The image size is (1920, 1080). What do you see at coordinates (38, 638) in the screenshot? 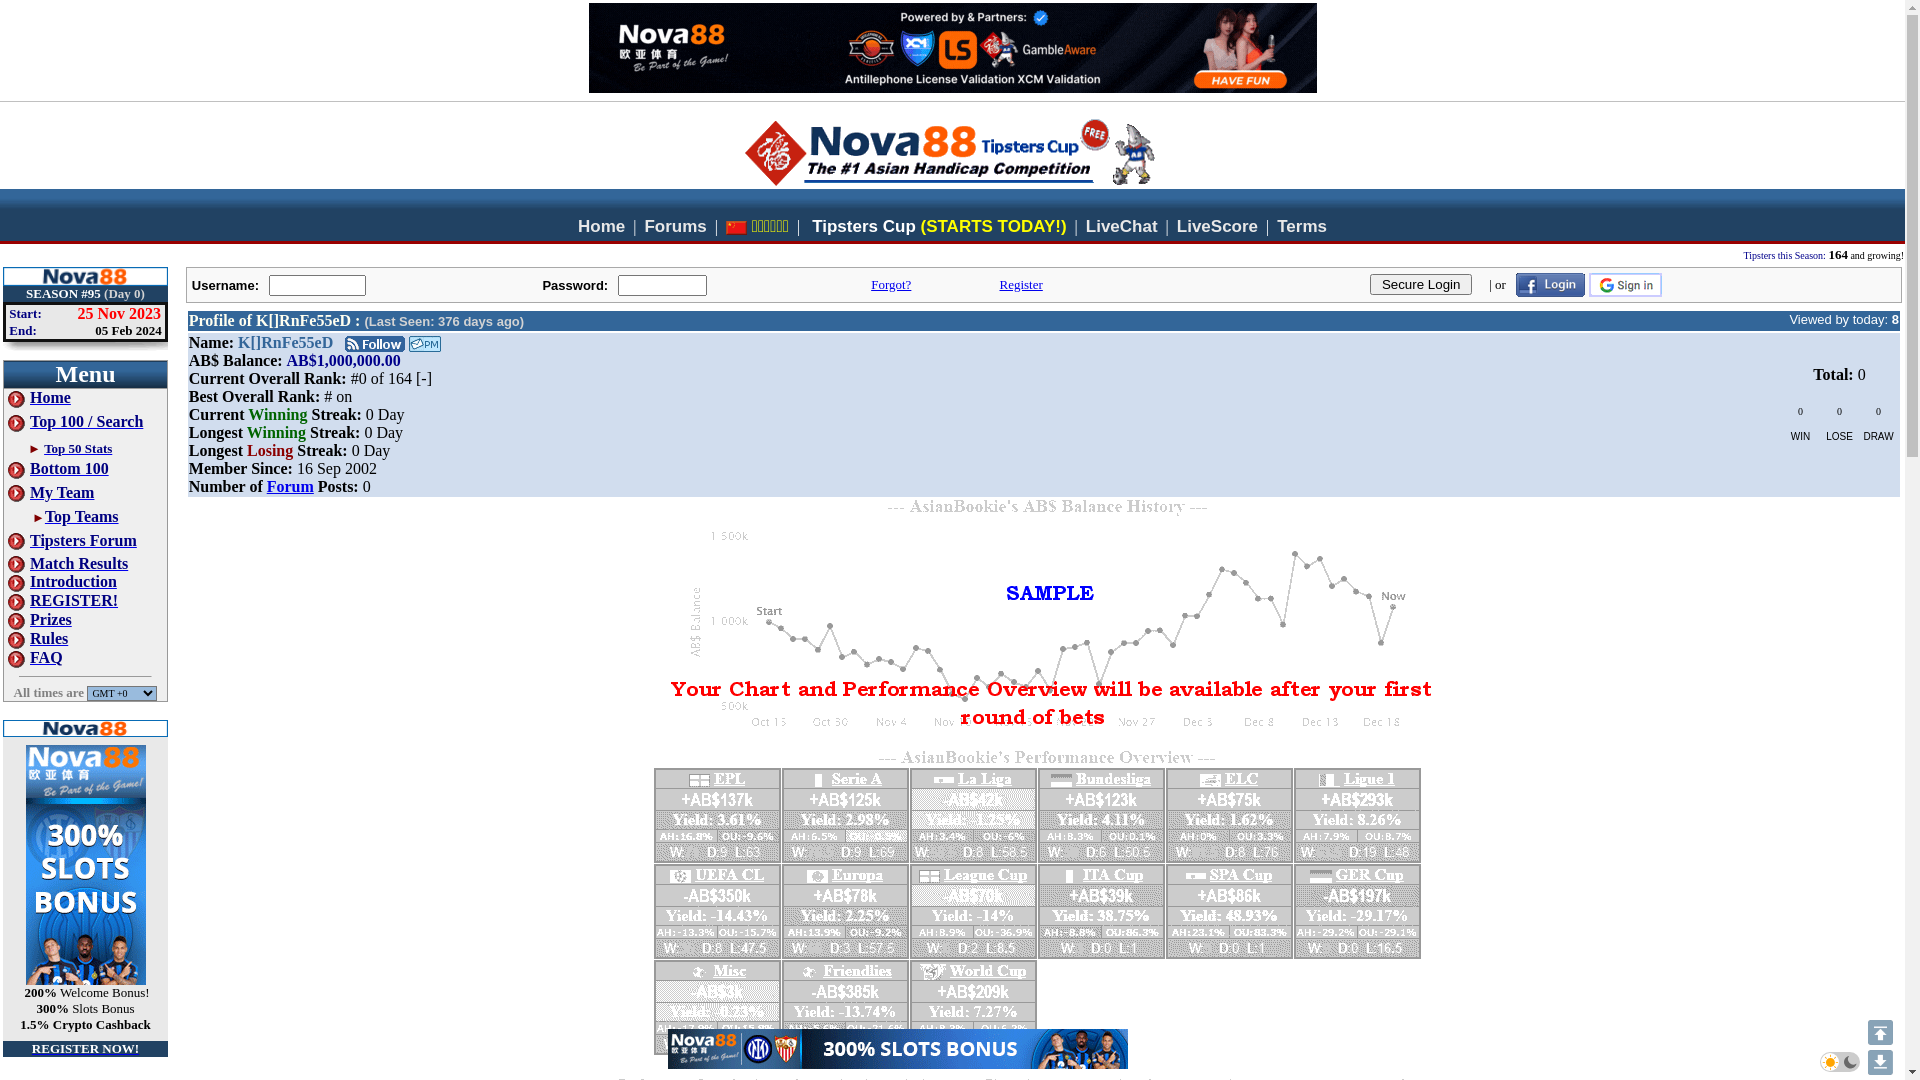
I see `'Rules'` at bounding box center [38, 638].